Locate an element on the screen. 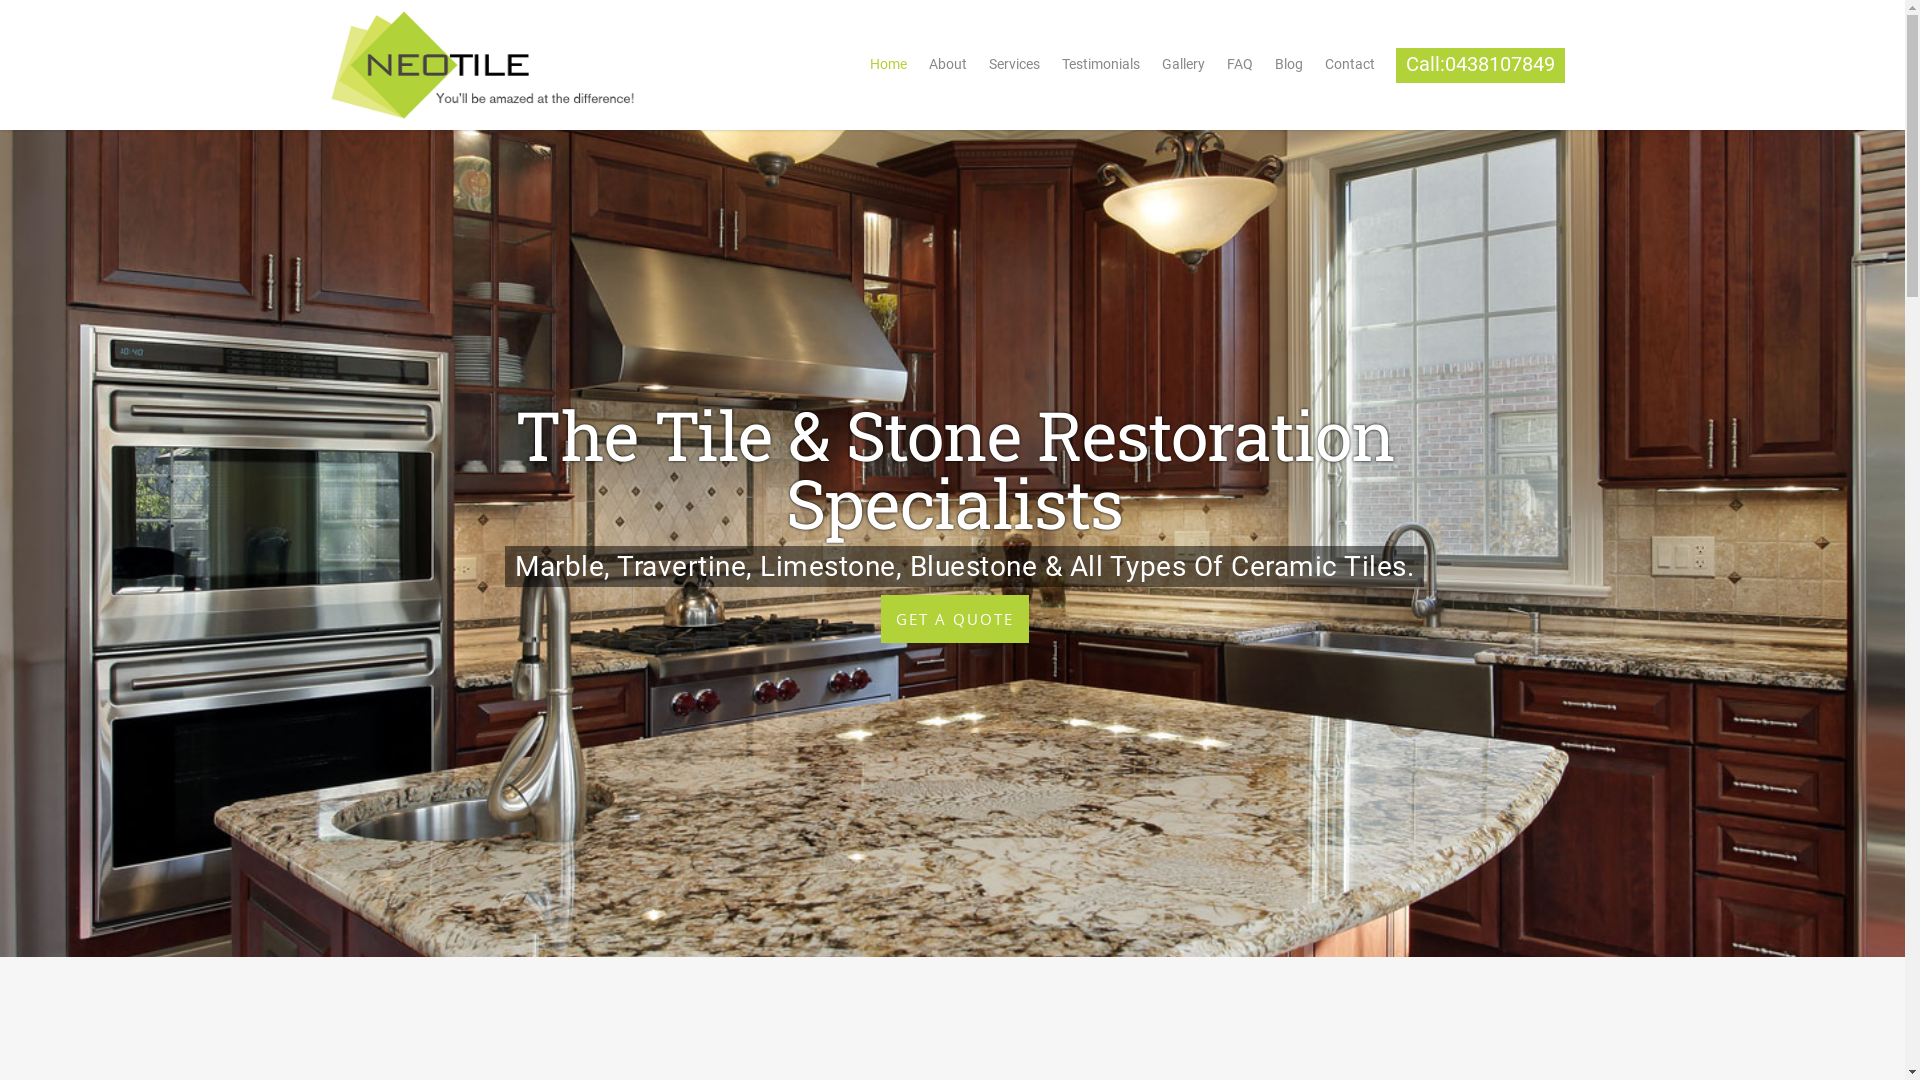  'About' is located at coordinates (947, 68).